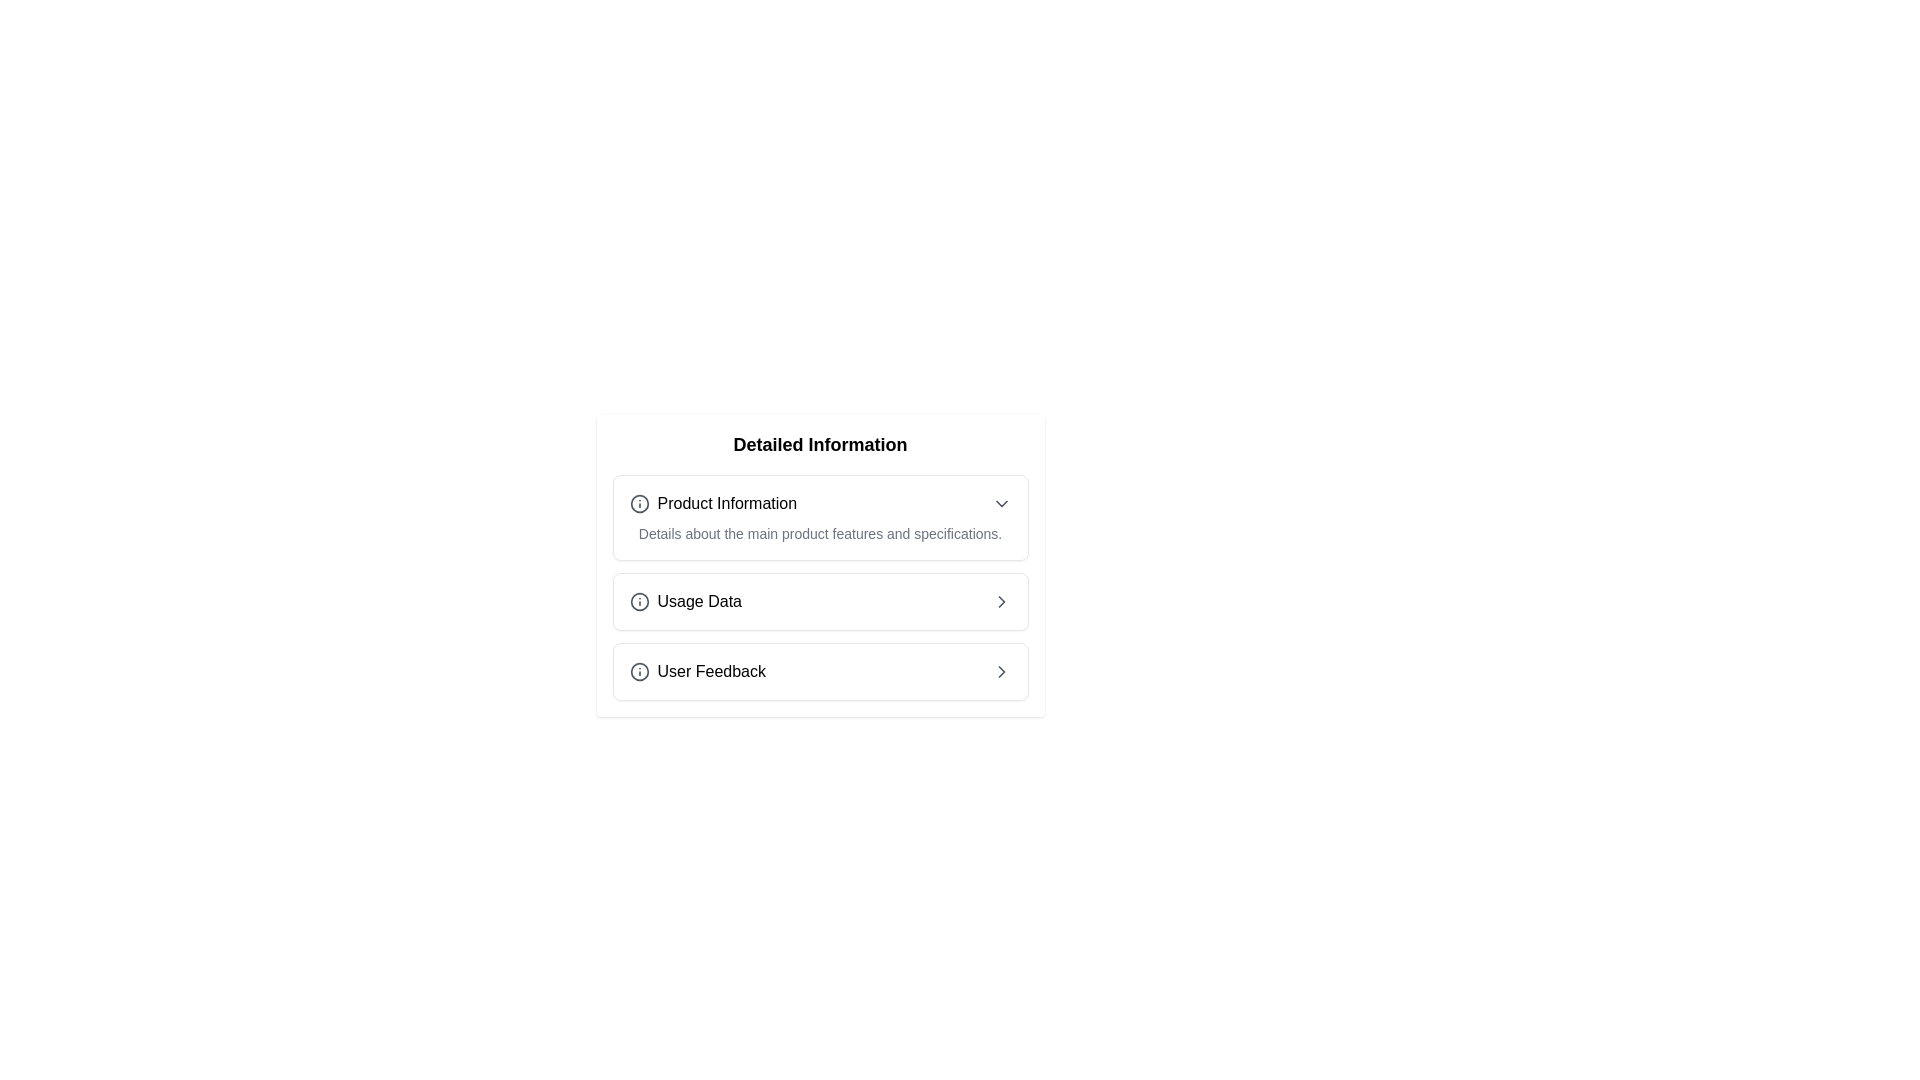 The image size is (1920, 1080). I want to click on the collapsible panel titled 'Product Information' to interact with it, so click(820, 516).